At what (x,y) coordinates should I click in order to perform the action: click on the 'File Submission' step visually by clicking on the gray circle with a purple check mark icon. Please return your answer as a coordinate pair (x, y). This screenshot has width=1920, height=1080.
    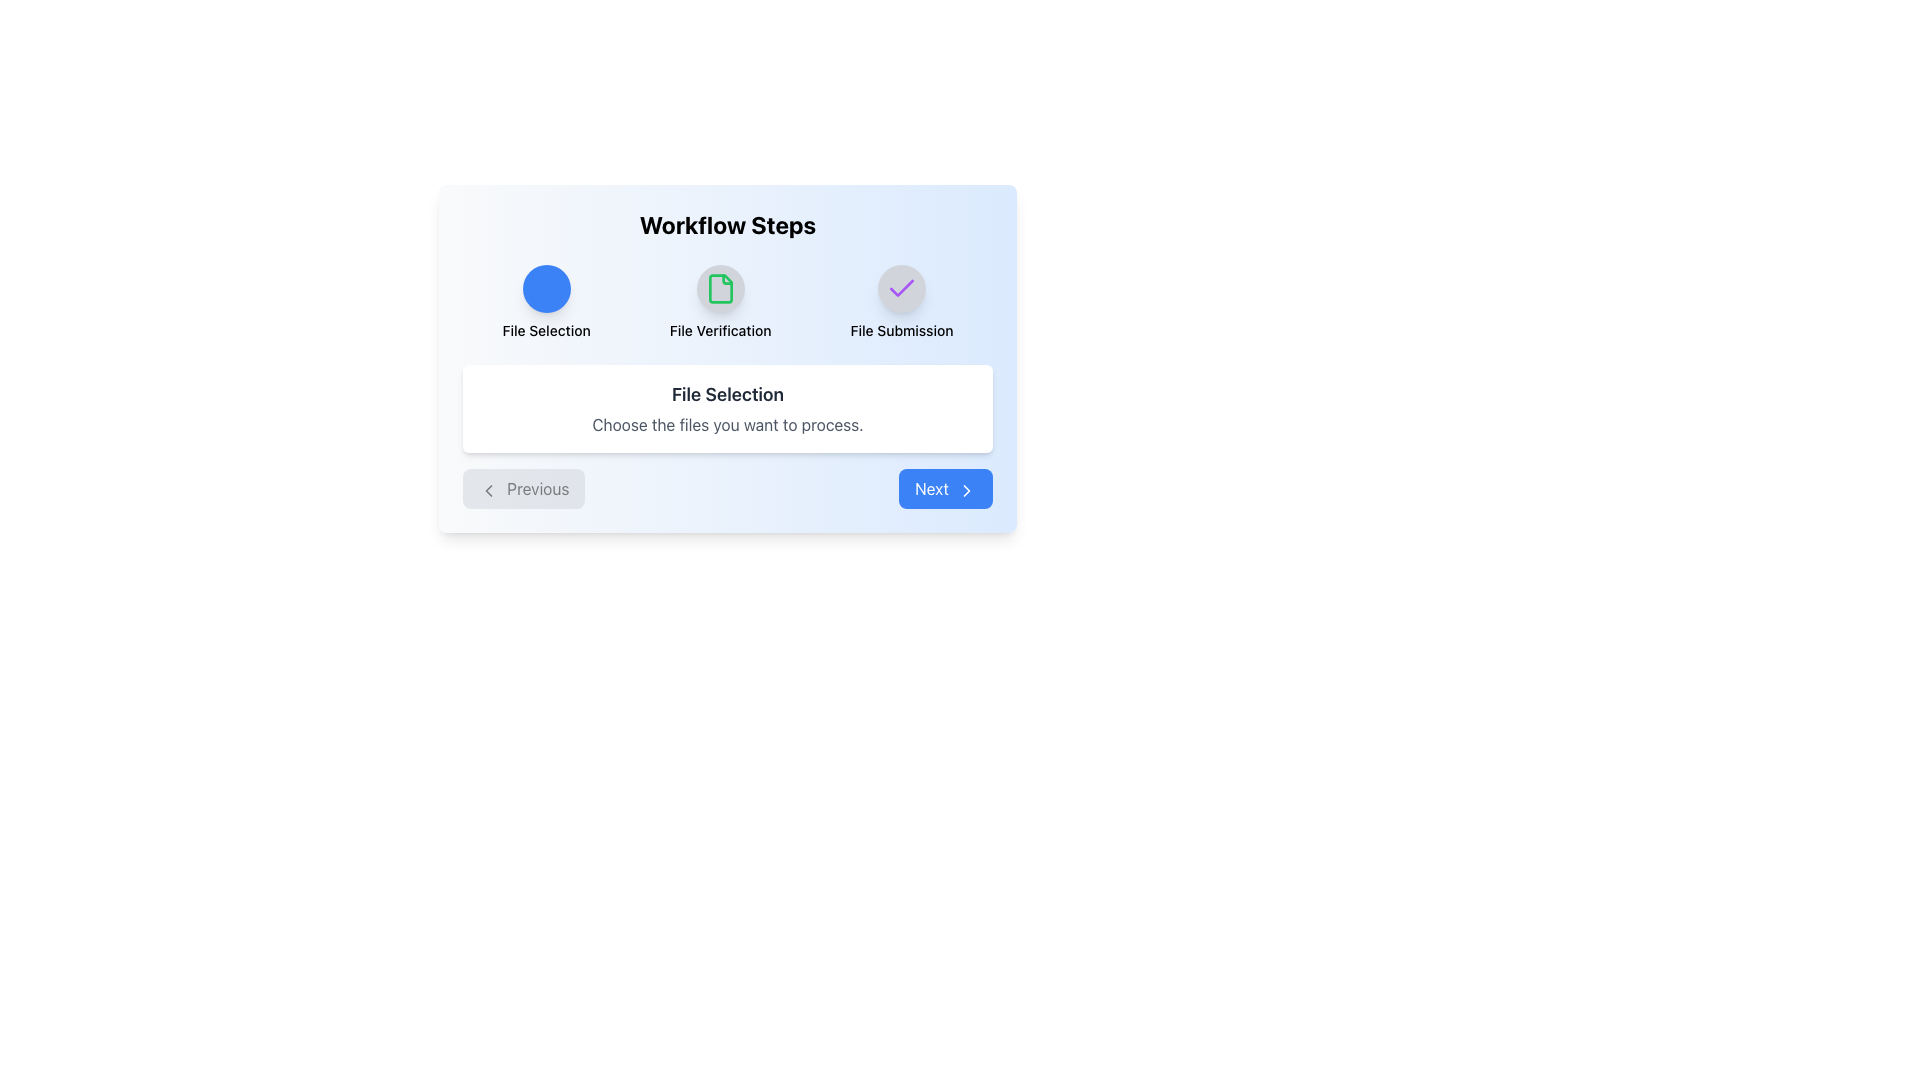
    Looking at the image, I should click on (901, 303).